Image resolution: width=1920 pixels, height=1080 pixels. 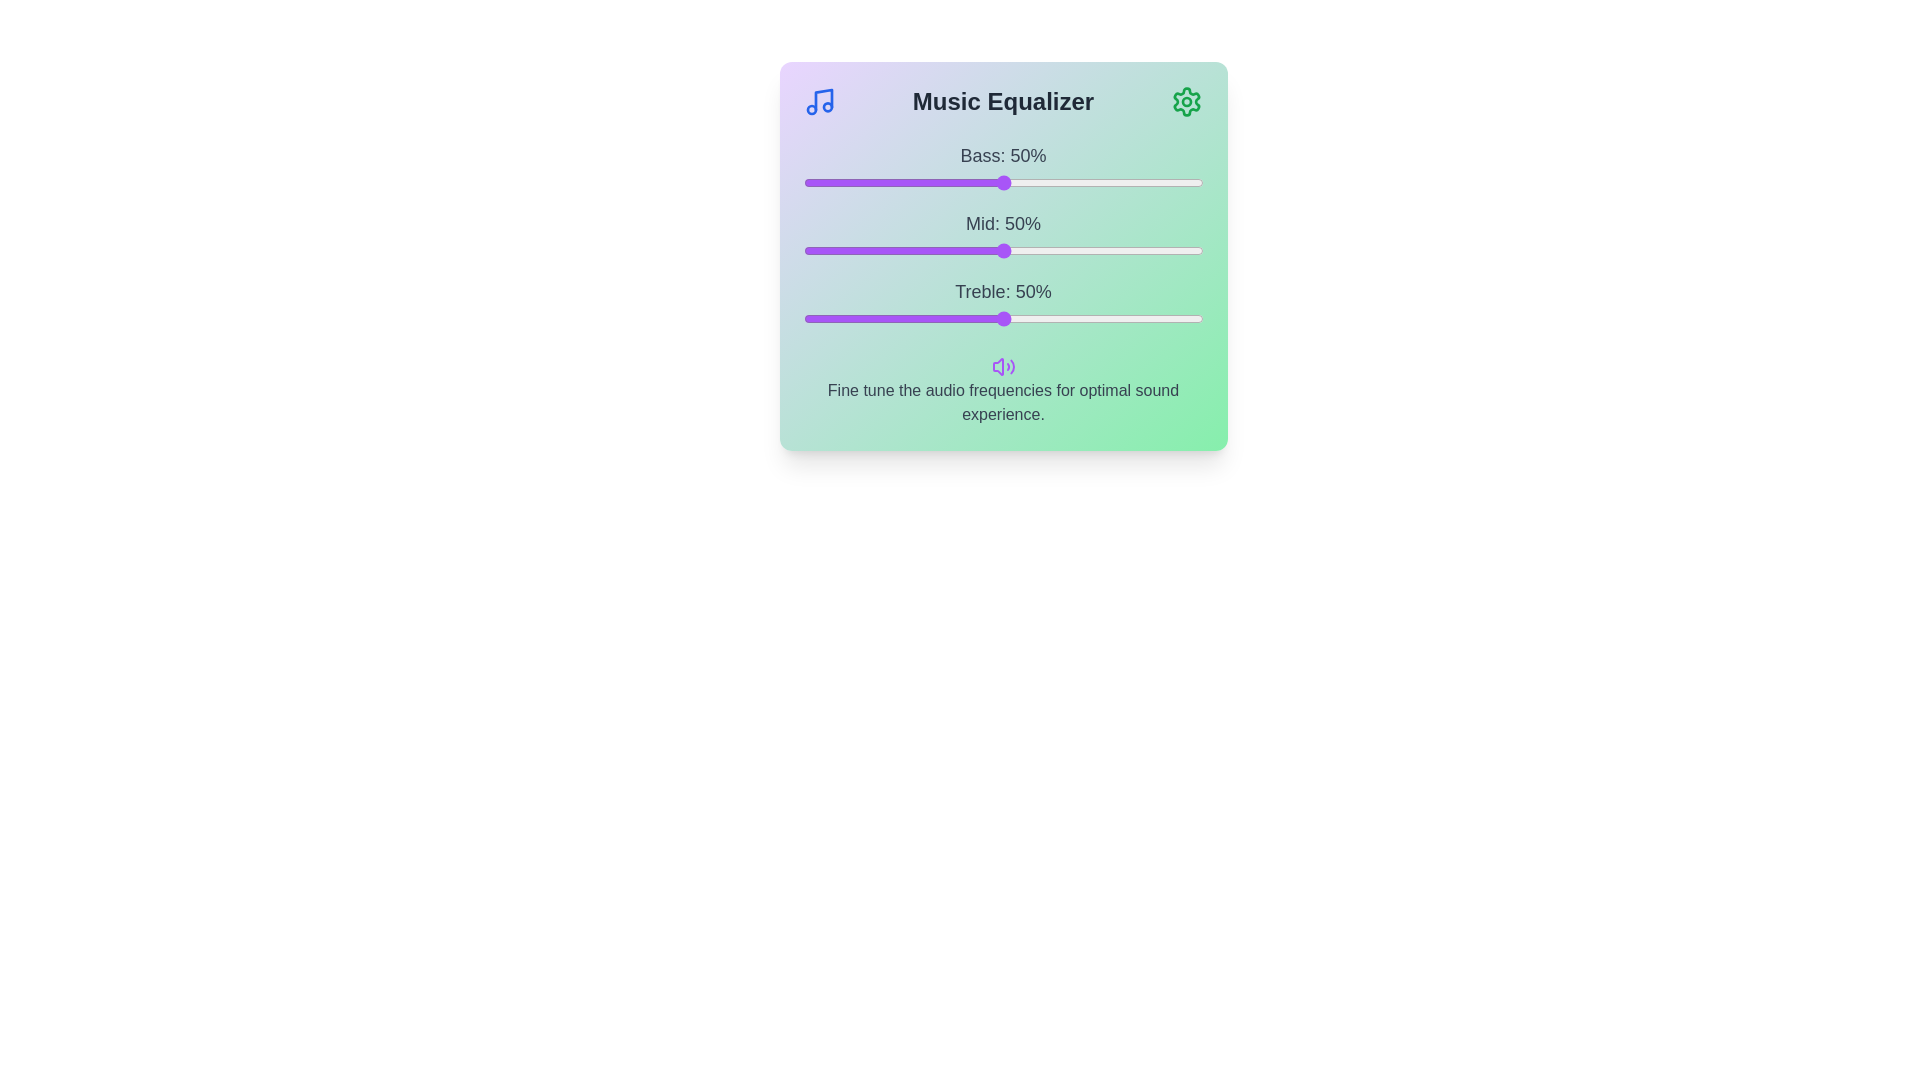 What do you see at coordinates (1114, 182) in the screenshot?
I see `the bass slider to 78%` at bounding box center [1114, 182].